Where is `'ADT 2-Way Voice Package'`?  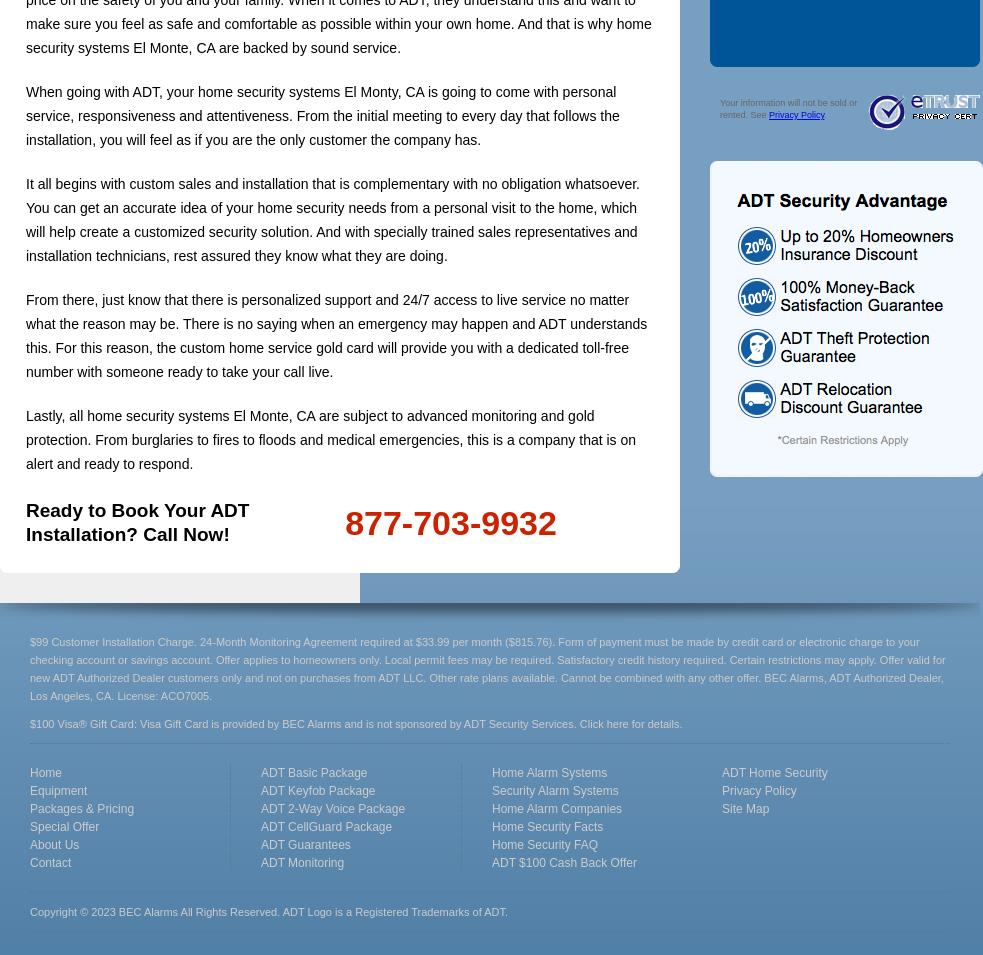
'ADT 2-Way Voice Package' is located at coordinates (260, 808).